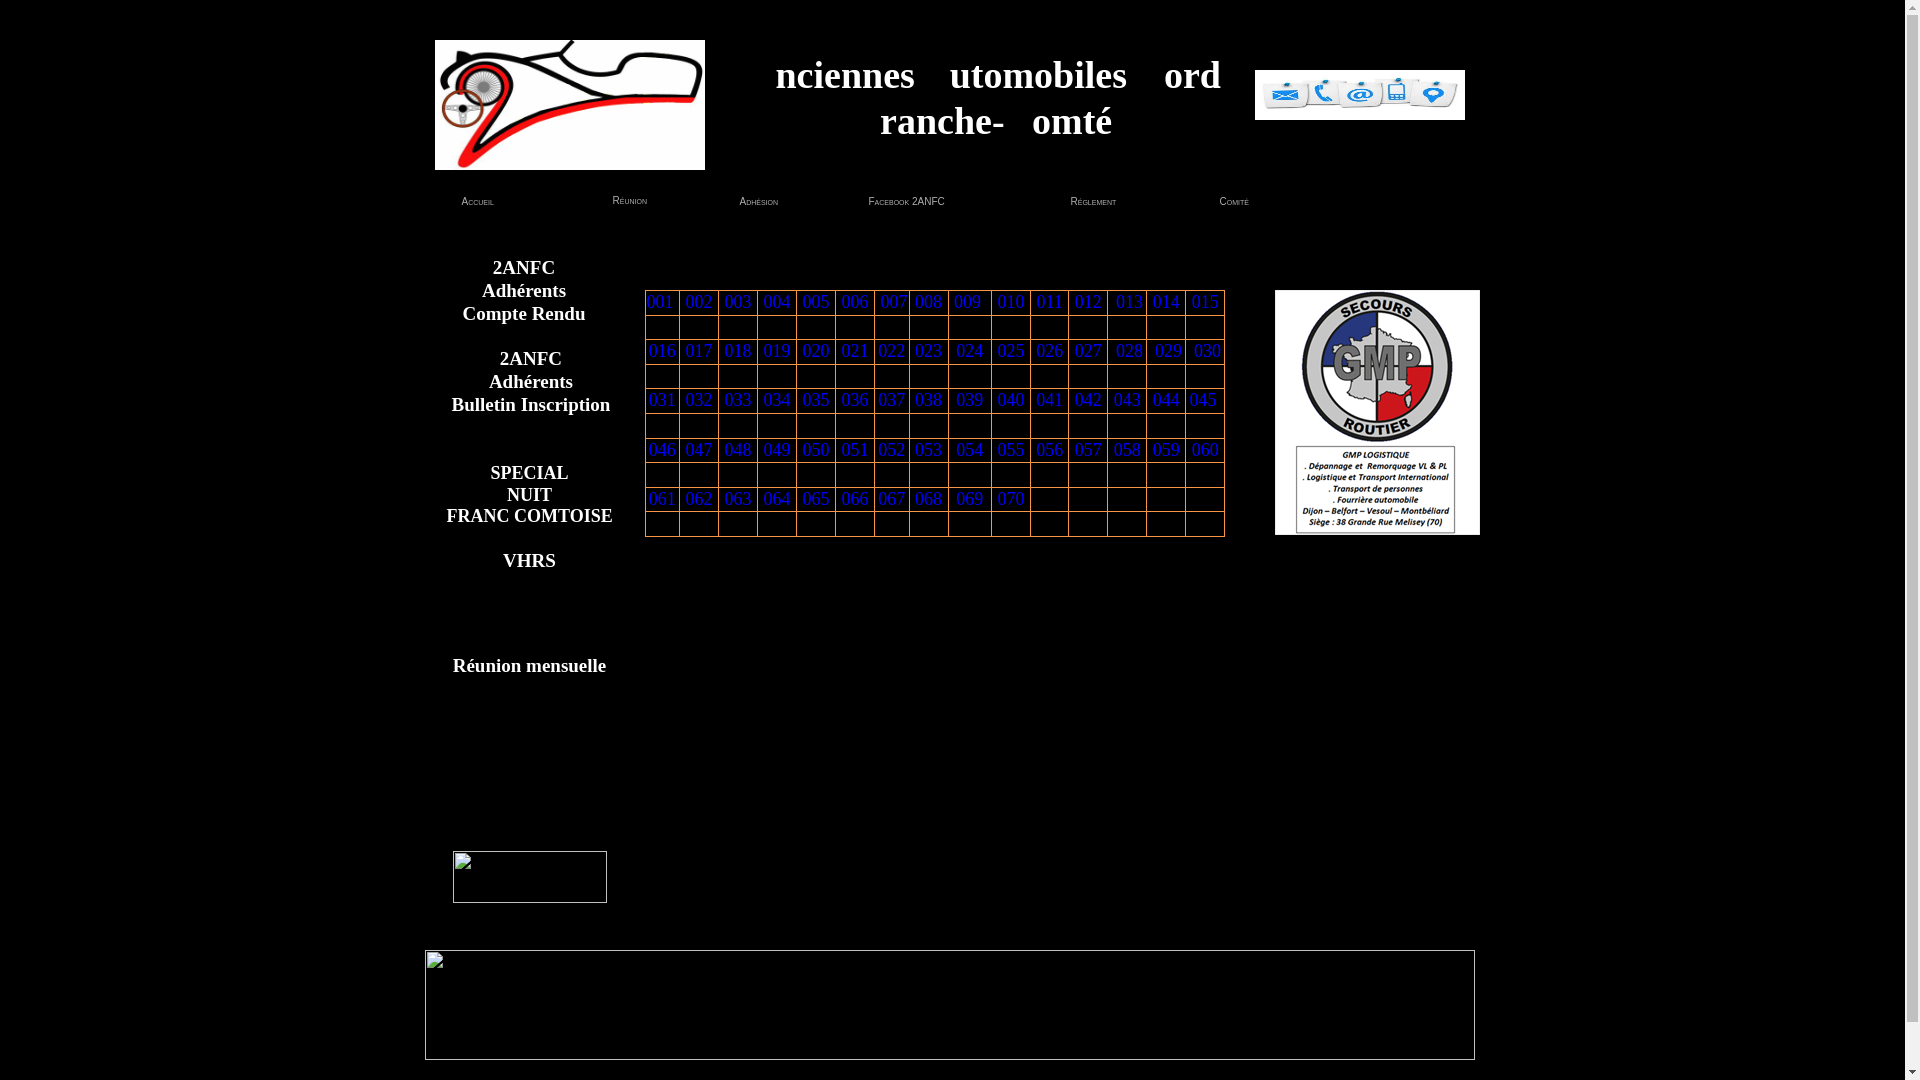 This screenshot has width=1920, height=1080. I want to click on ' 011 ', so click(1048, 301).